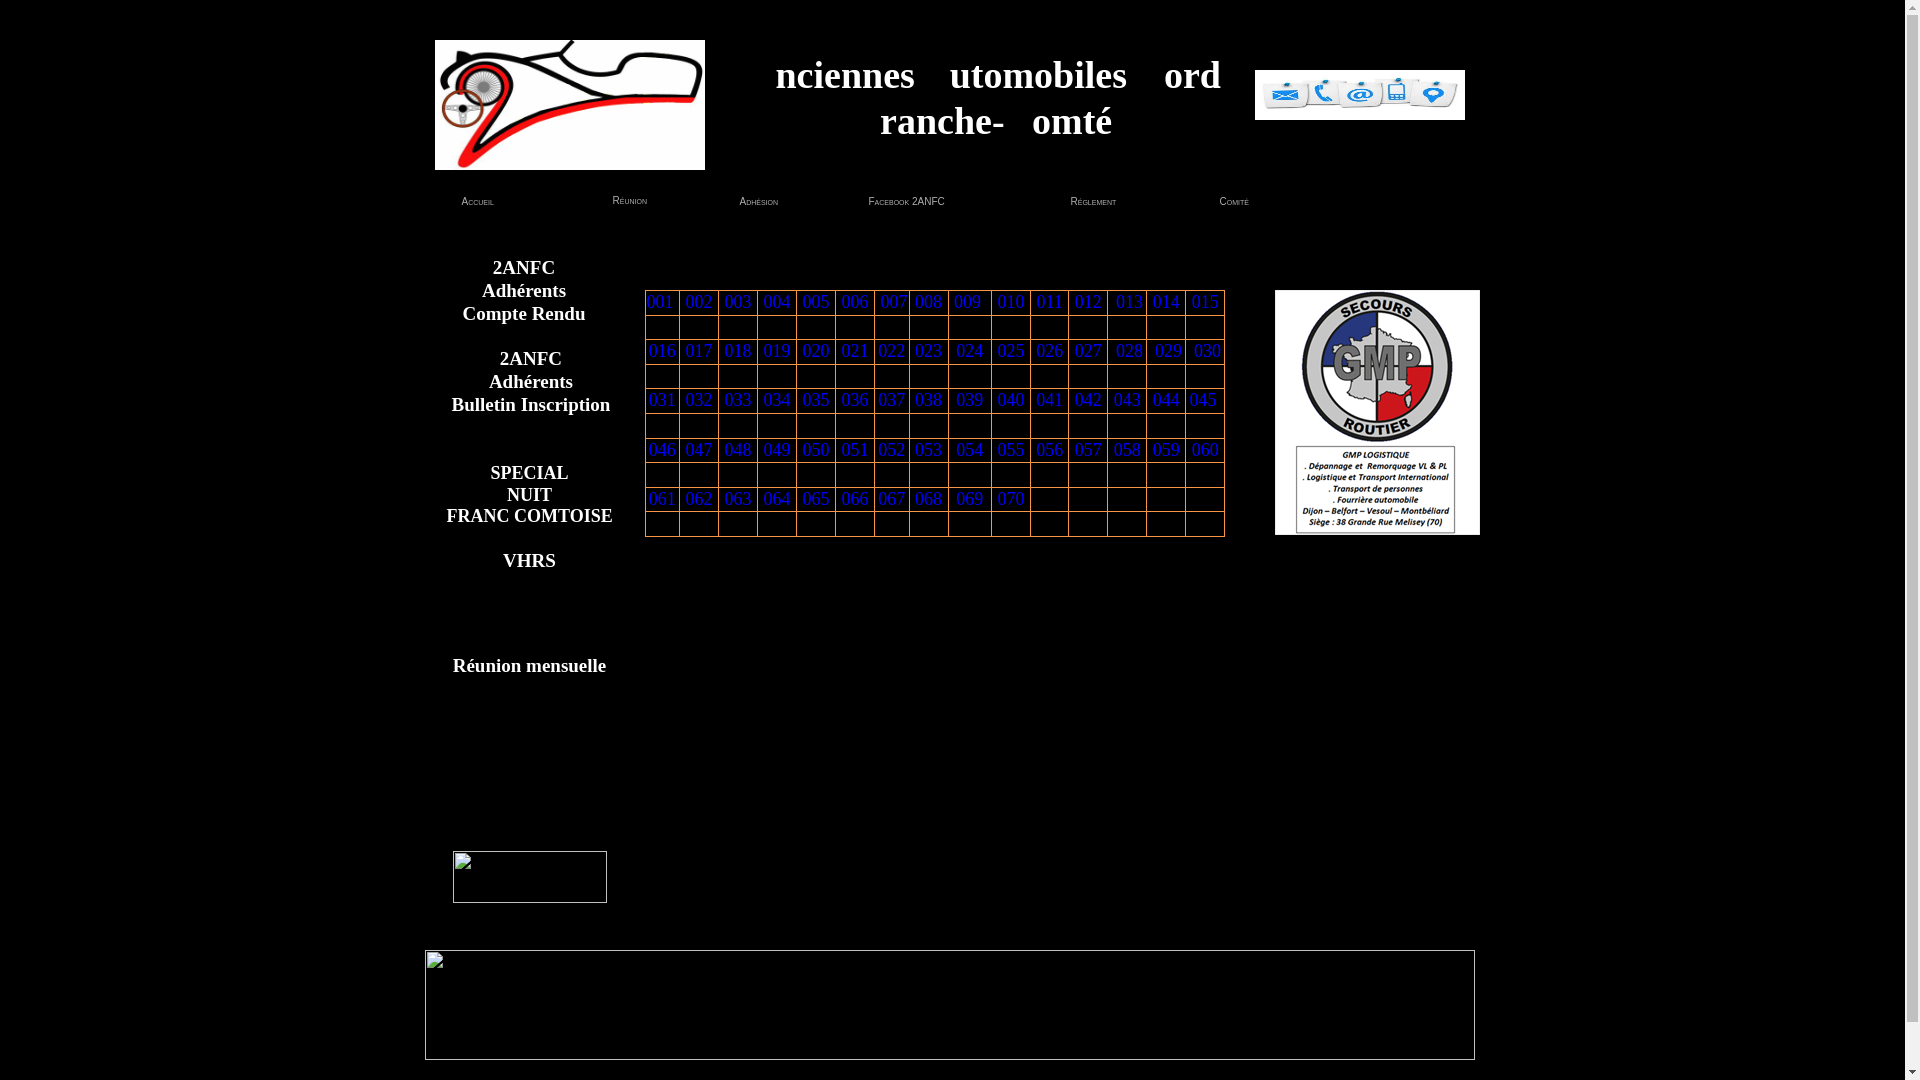 This screenshot has width=1920, height=1080. I want to click on ' 011 ', so click(1048, 301).